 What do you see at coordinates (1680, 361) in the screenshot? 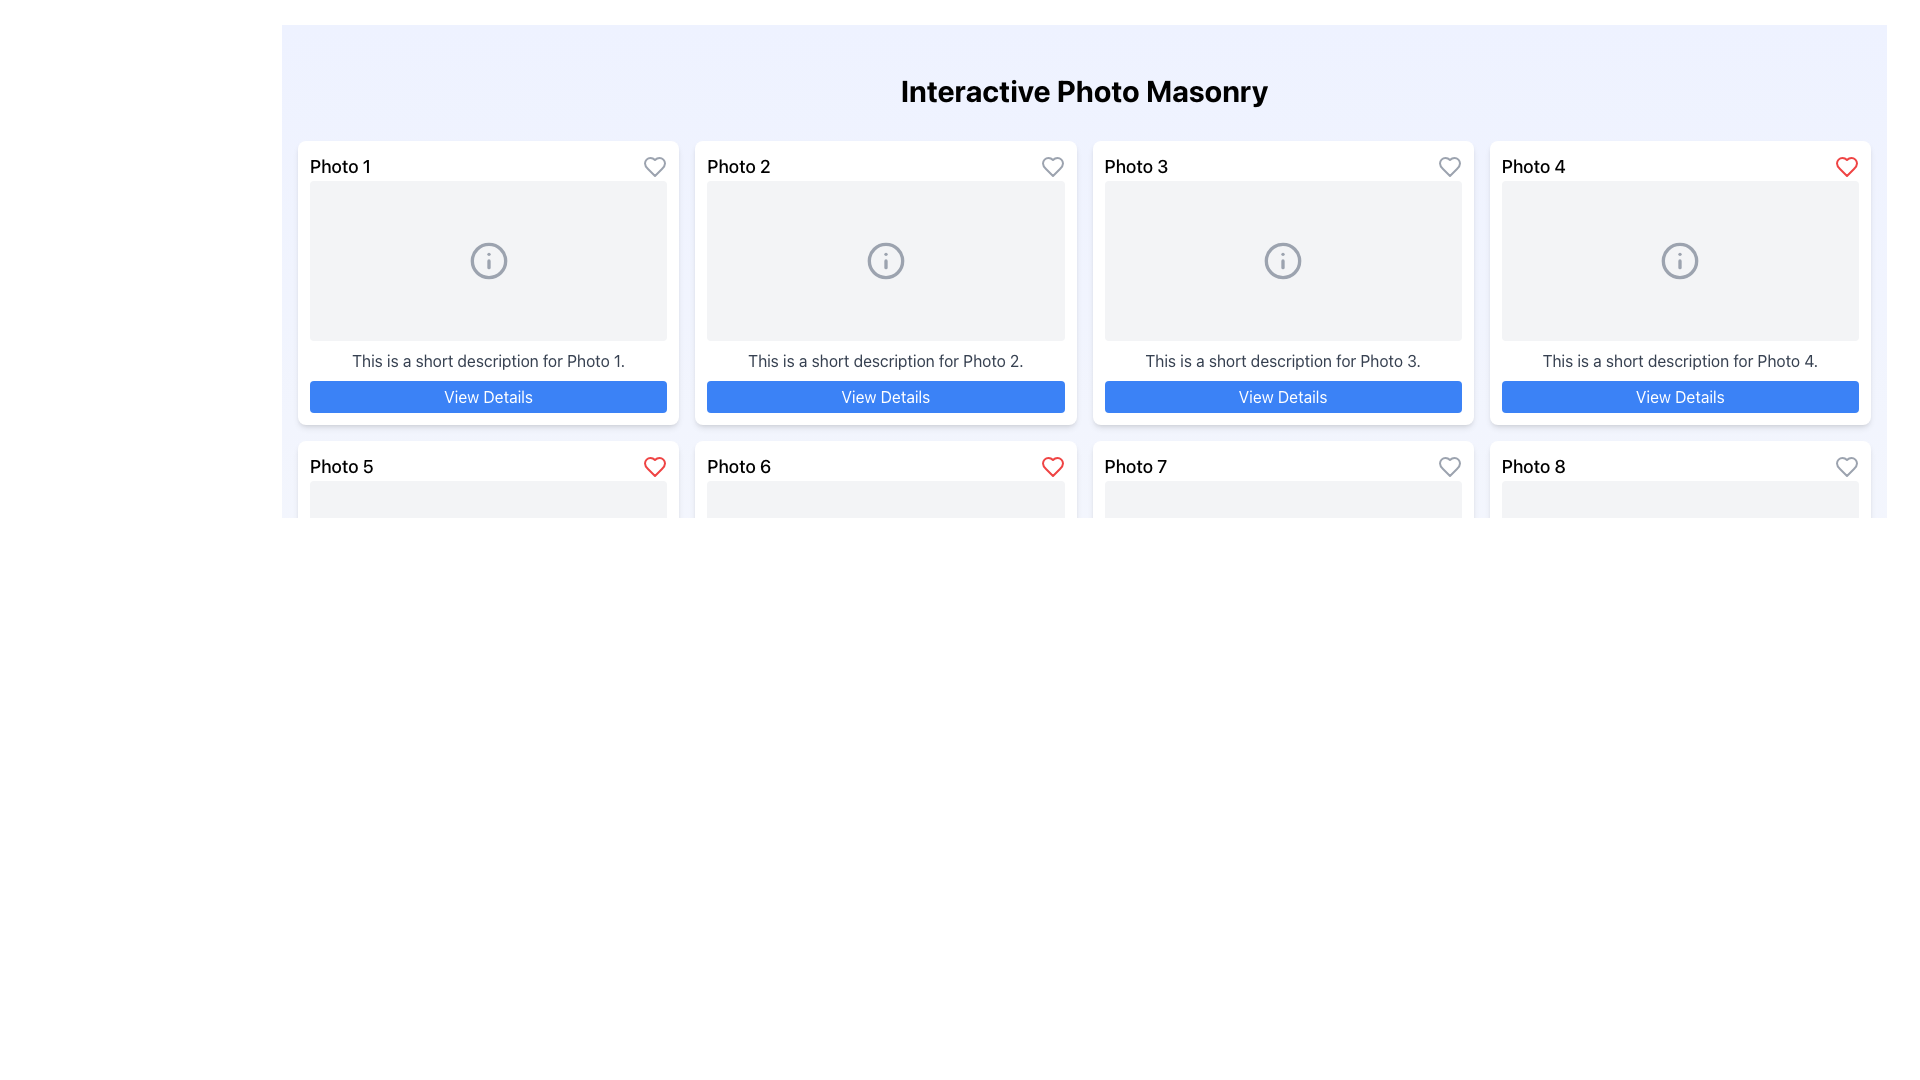
I see `the static text label providing a description related to 'Photo 4', located below the image display area and above the 'View Details' button` at bounding box center [1680, 361].